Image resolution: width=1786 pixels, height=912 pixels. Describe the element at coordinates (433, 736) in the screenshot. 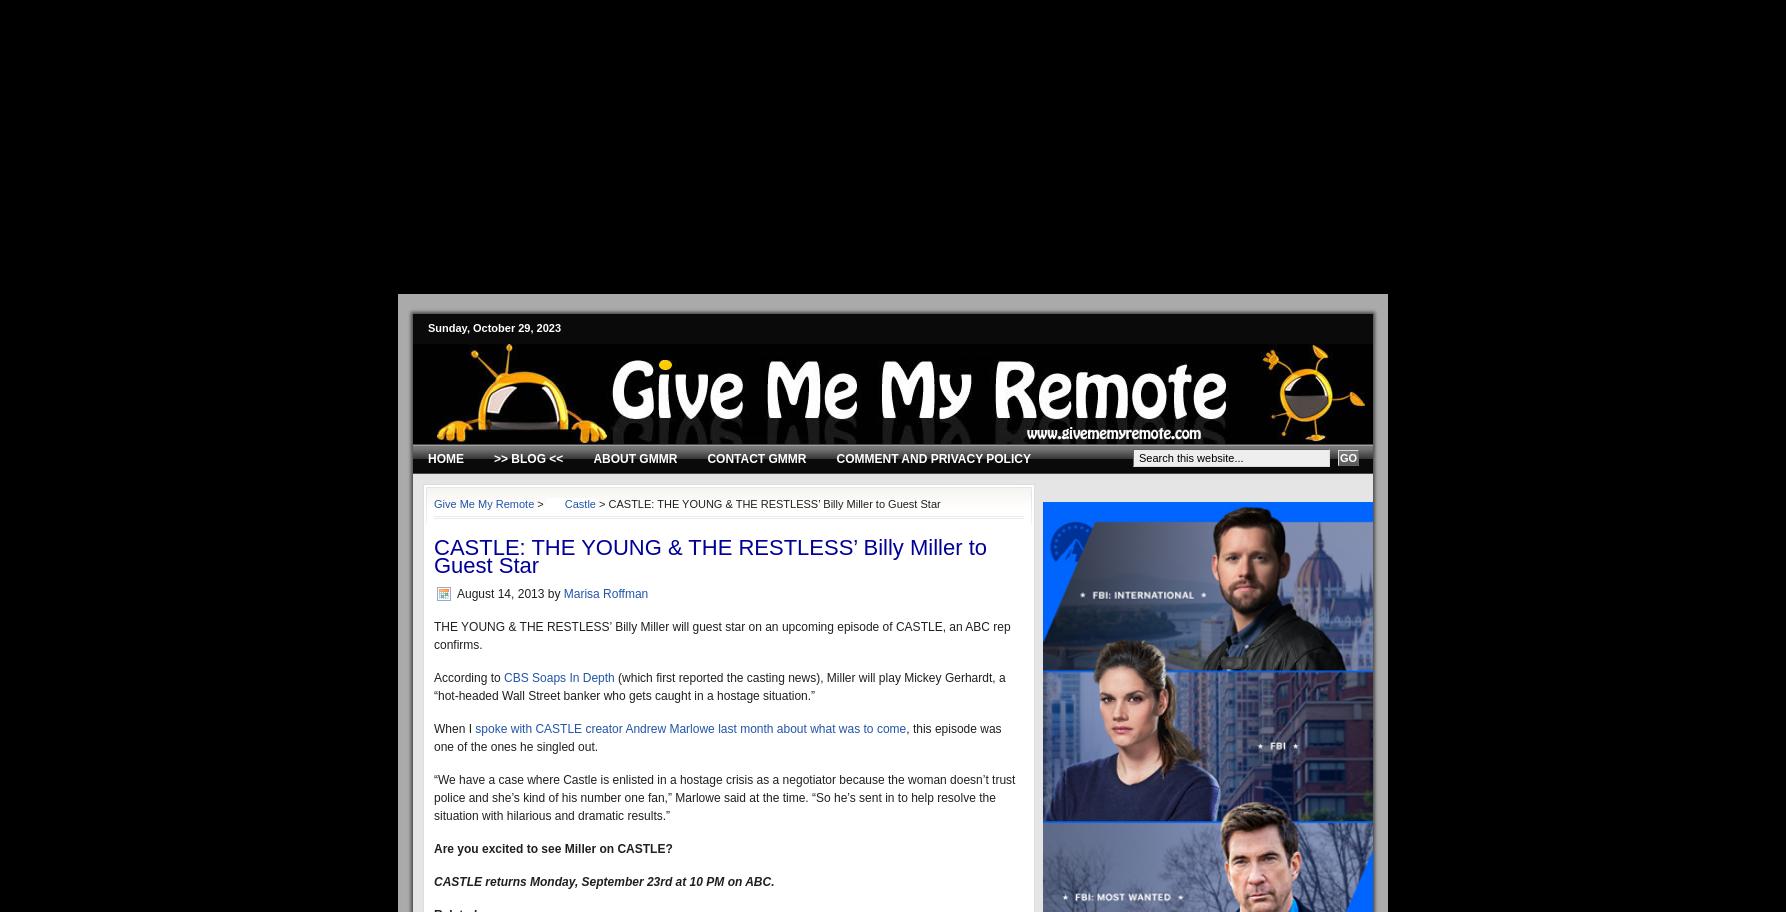

I see `', this episode was one of the ones he singled out.'` at that location.